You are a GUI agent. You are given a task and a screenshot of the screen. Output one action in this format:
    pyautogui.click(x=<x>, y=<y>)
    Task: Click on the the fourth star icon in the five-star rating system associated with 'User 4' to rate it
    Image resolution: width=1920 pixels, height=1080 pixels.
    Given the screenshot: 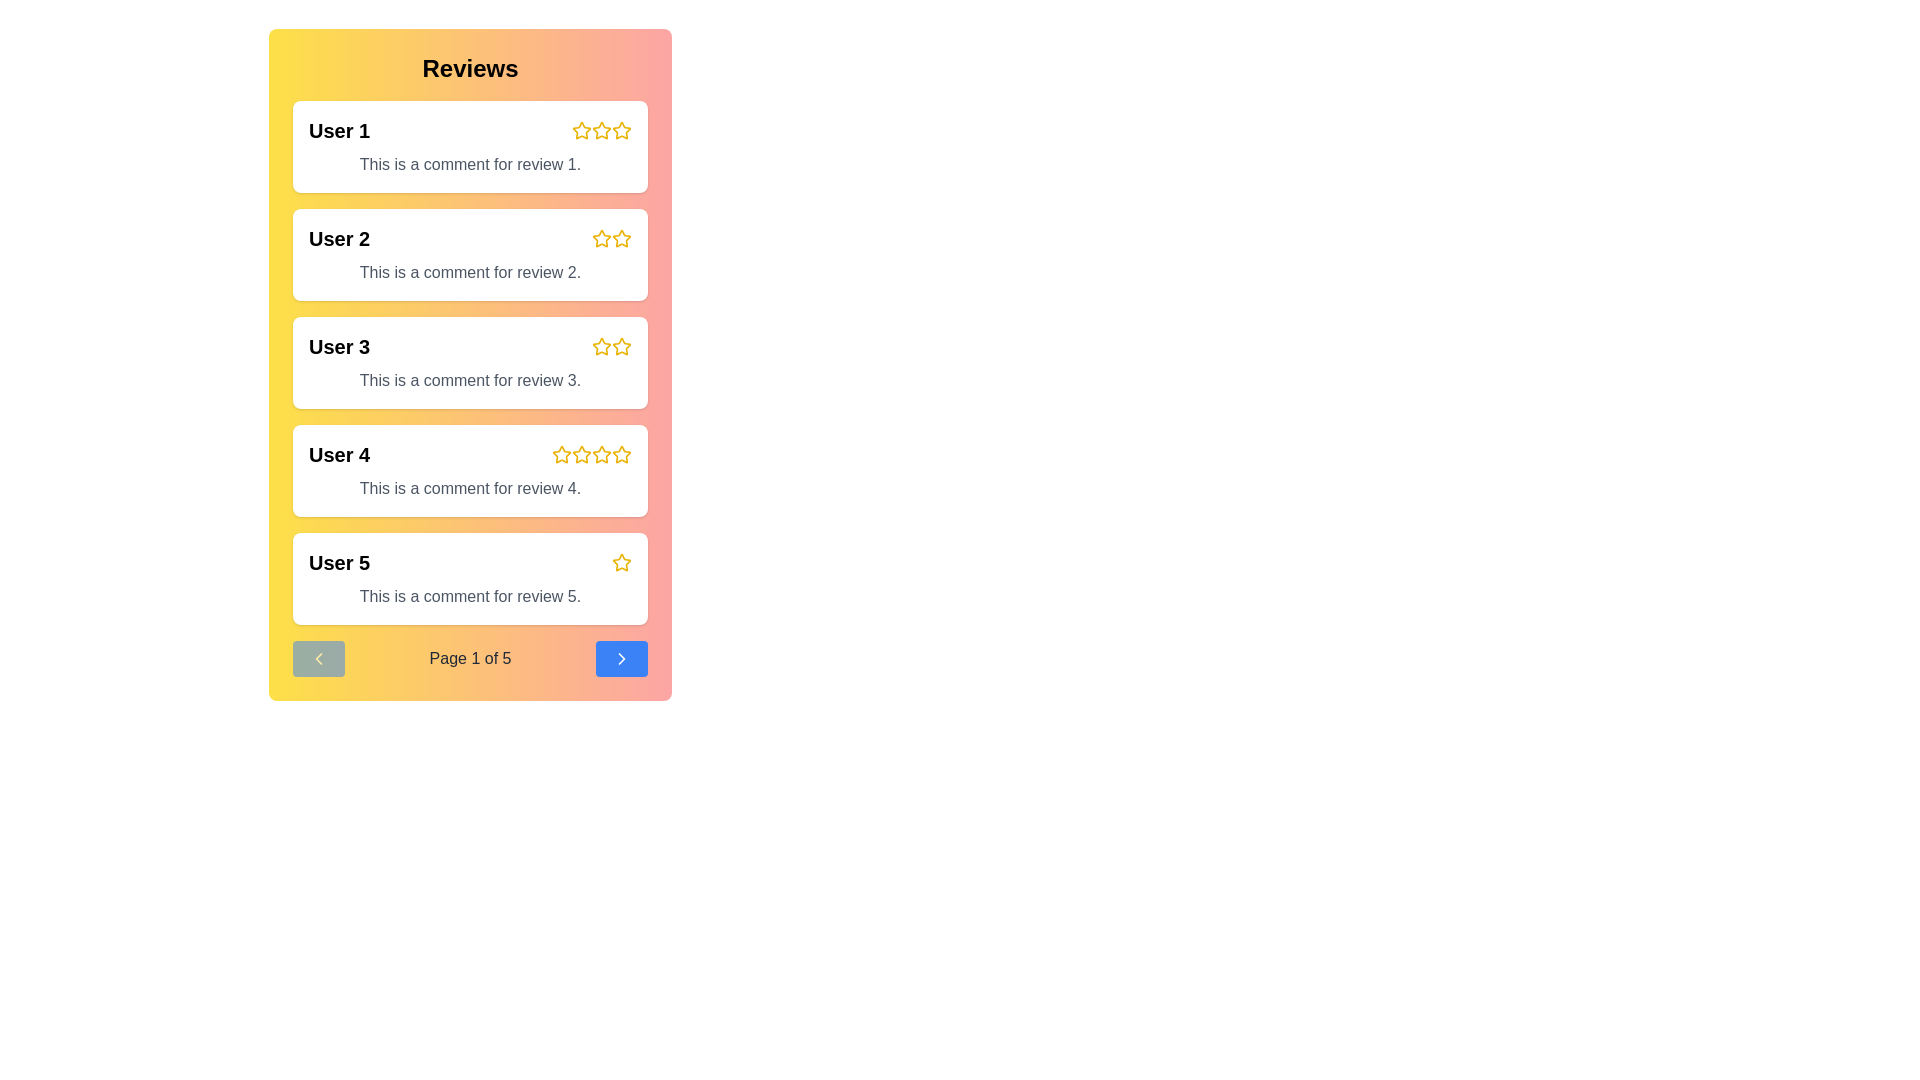 What is the action you would take?
    pyautogui.click(x=600, y=454)
    